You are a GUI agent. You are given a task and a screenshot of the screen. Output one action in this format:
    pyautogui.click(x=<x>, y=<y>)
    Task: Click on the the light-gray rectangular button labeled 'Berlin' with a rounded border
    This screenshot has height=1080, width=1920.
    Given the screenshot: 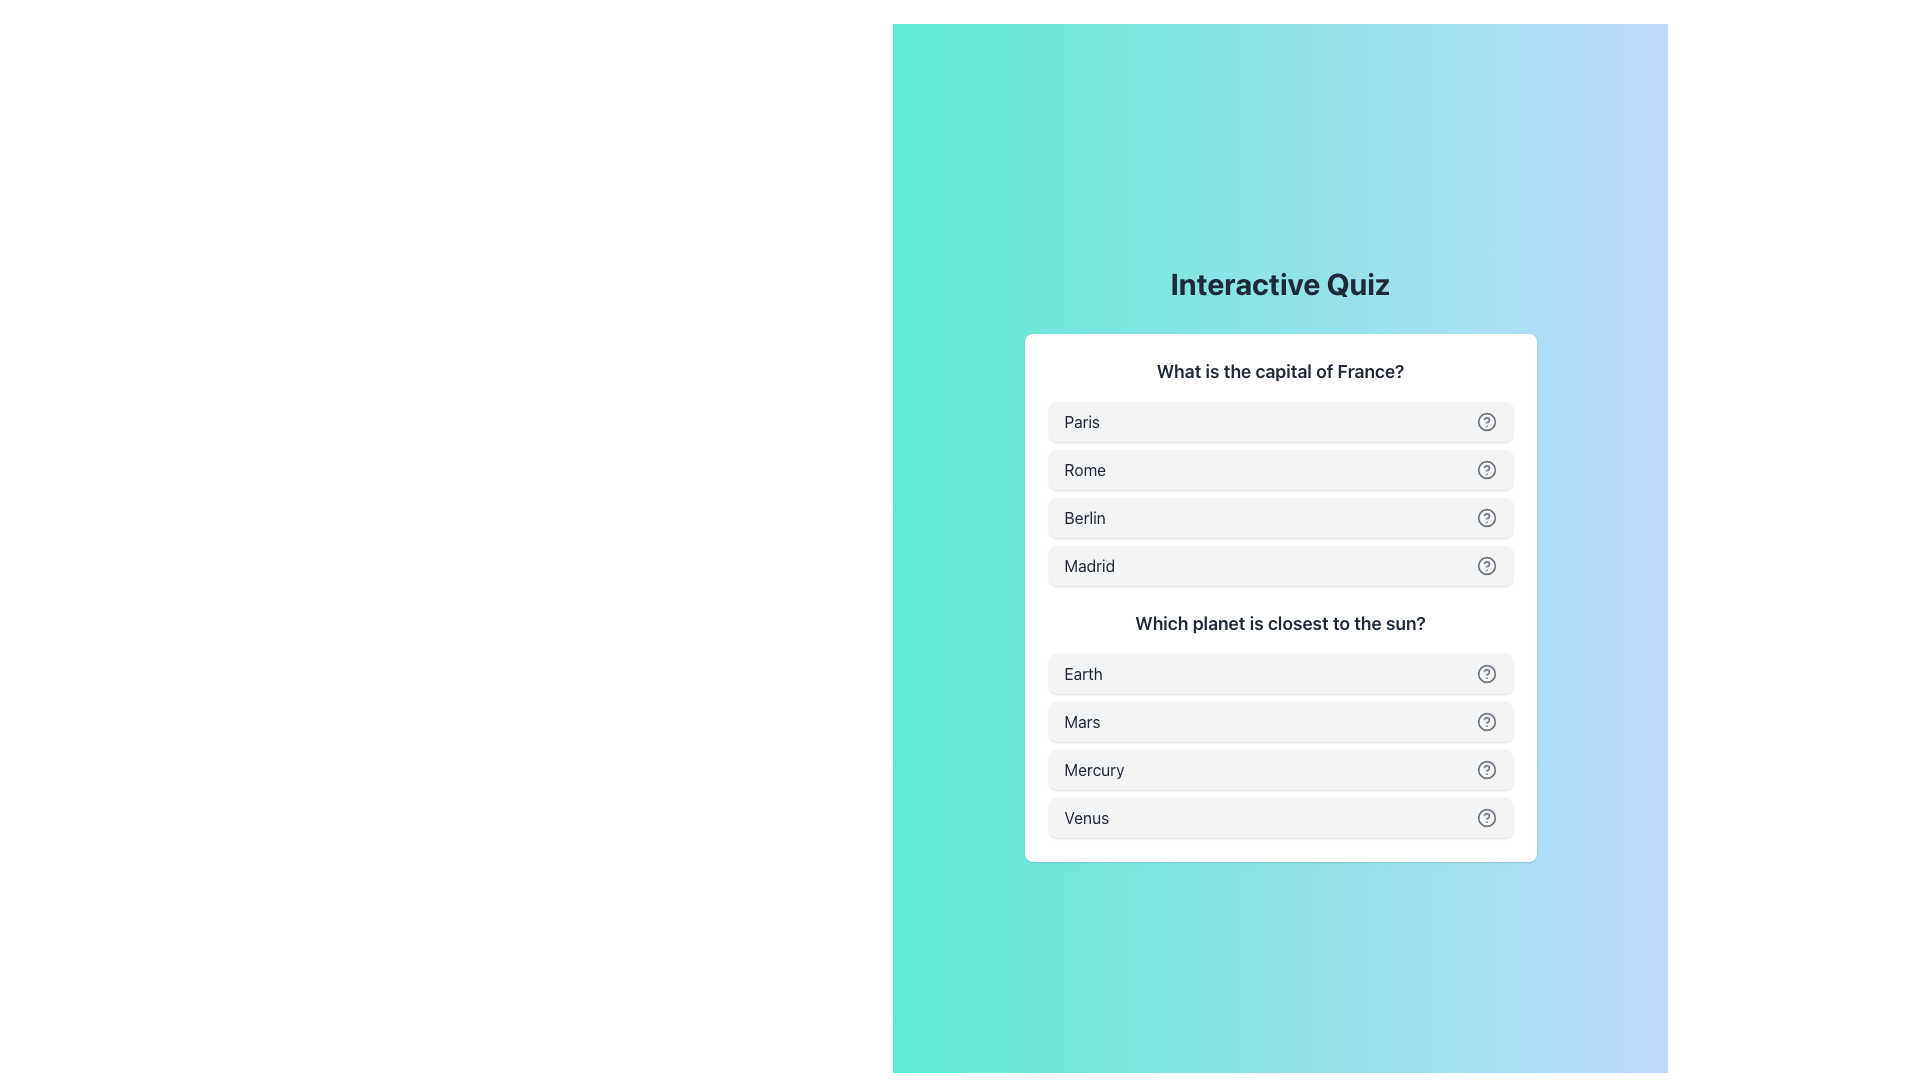 What is the action you would take?
    pyautogui.click(x=1280, y=516)
    